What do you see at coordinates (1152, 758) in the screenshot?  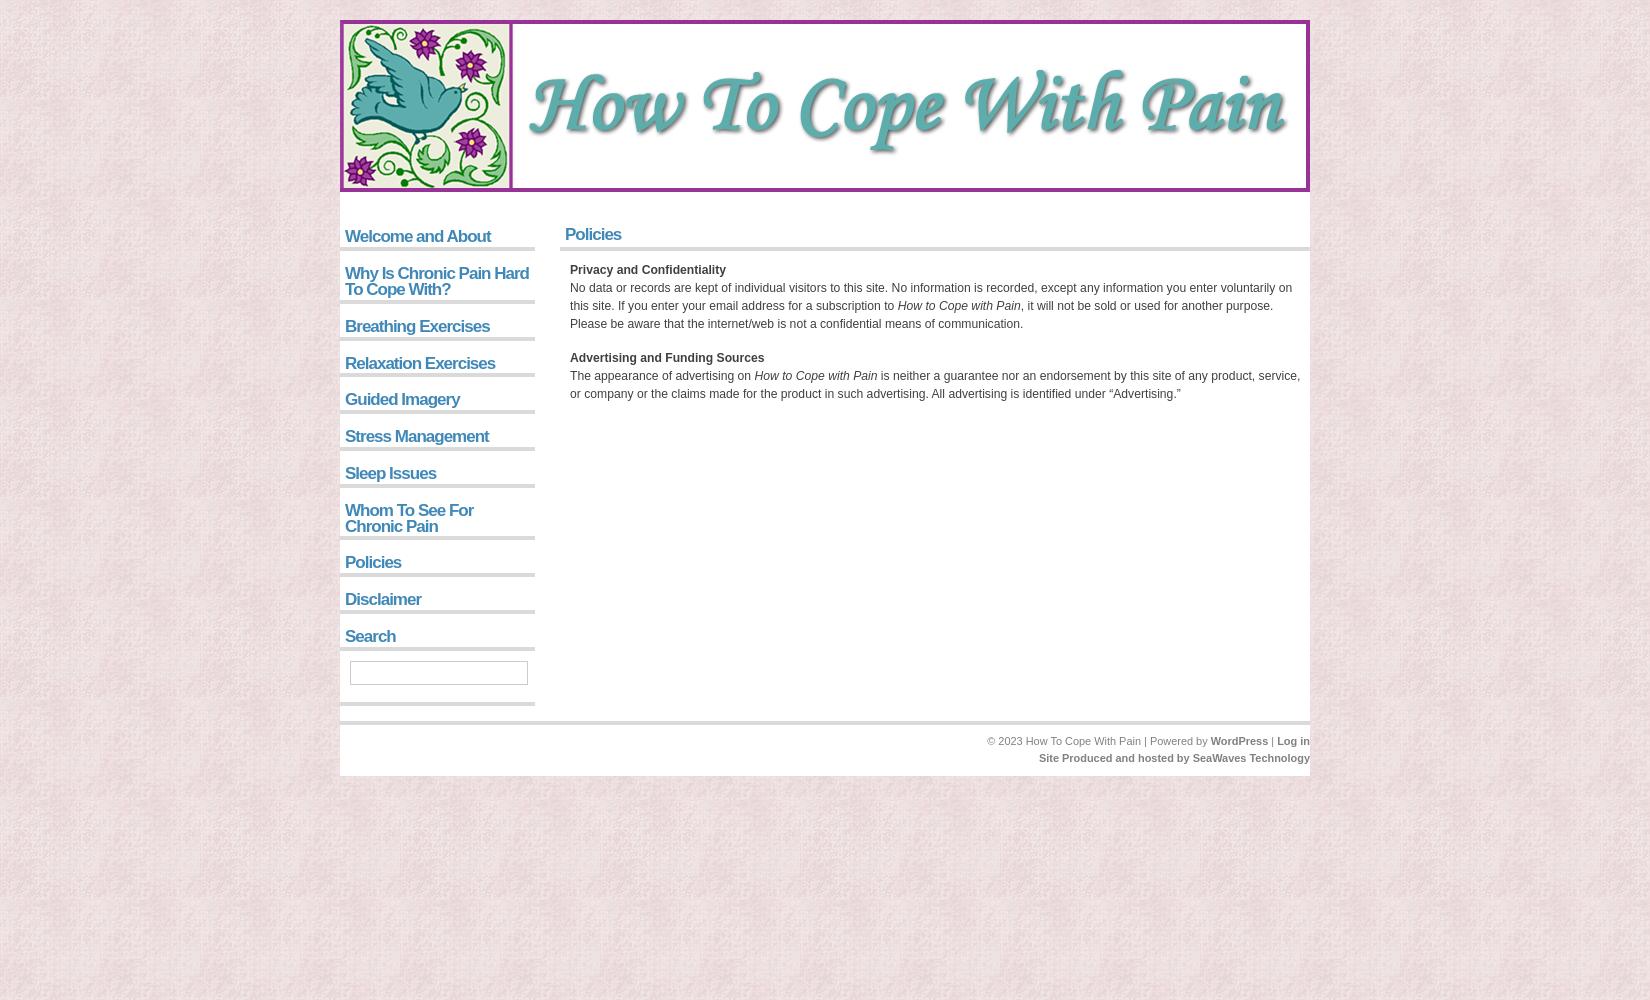 I see `'and hosted by'` at bounding box center [1152, 758].